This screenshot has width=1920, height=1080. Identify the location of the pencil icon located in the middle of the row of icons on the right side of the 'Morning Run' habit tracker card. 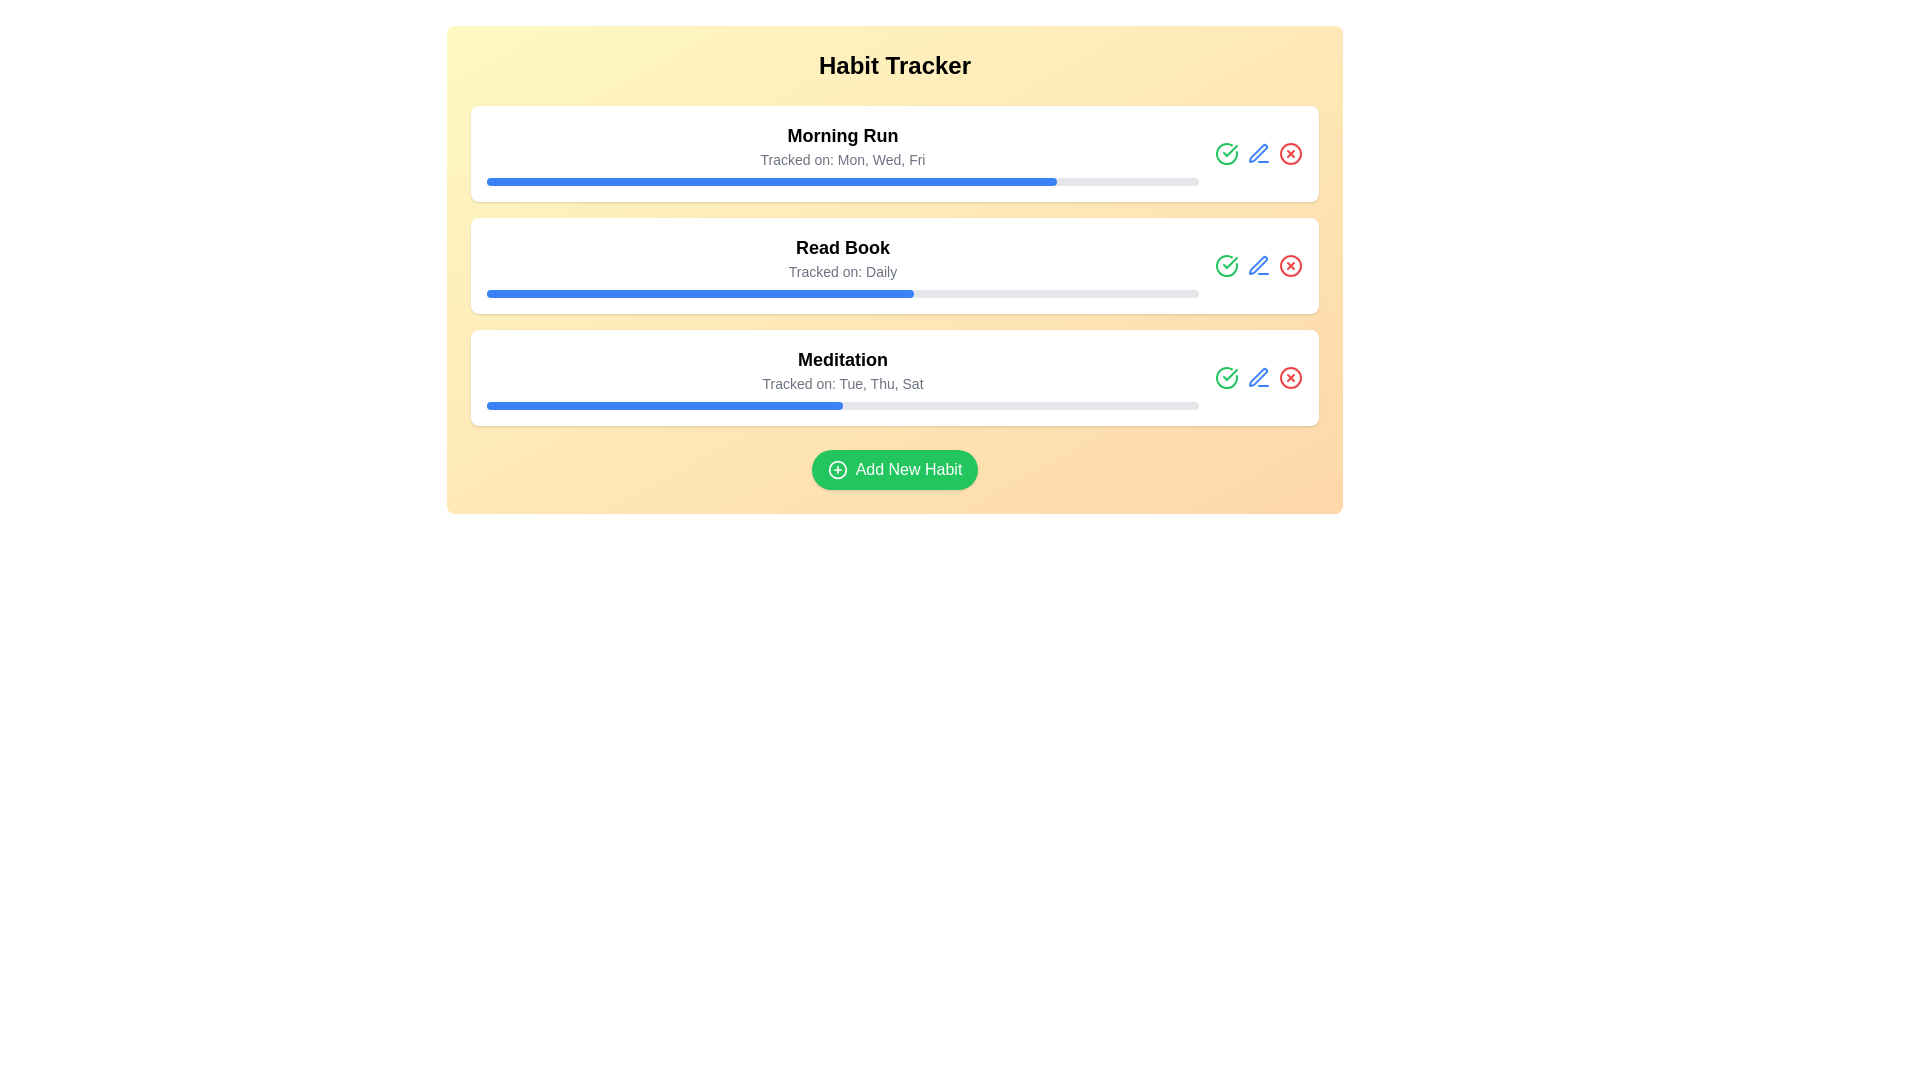
(1257, 153).